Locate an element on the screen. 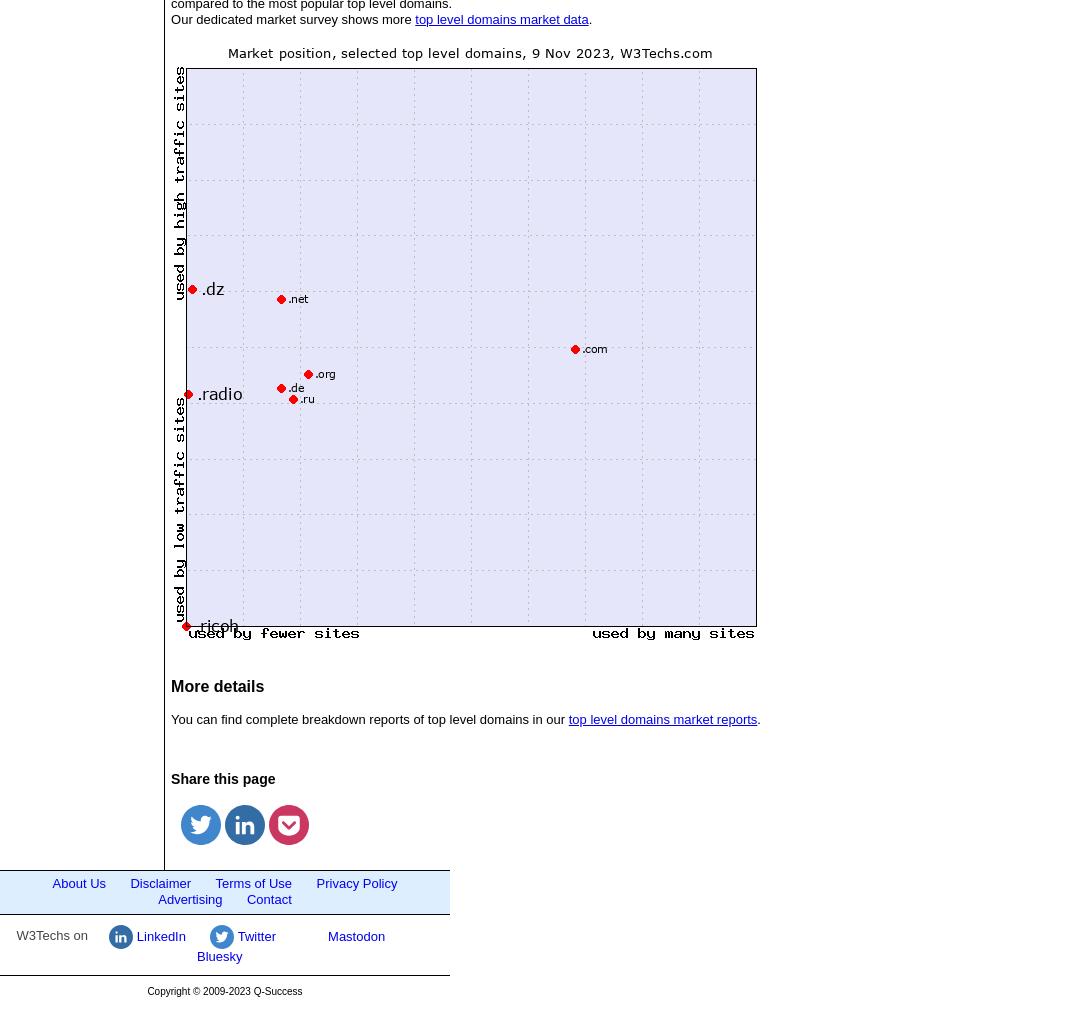 This screenshot has height=1009, width=1071. 'Privacy Policy' is located at coordinates (315, 883).